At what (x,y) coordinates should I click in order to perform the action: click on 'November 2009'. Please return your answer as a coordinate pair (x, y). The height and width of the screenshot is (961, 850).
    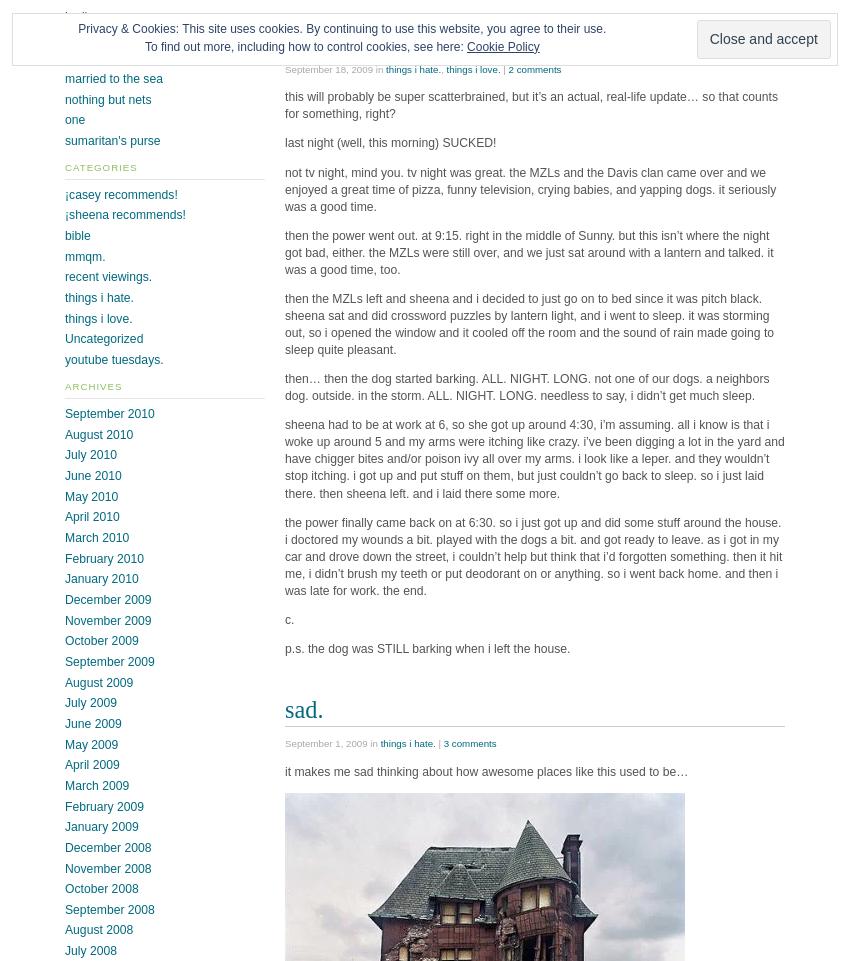
    Looking at the image, I should click on (107, 620).